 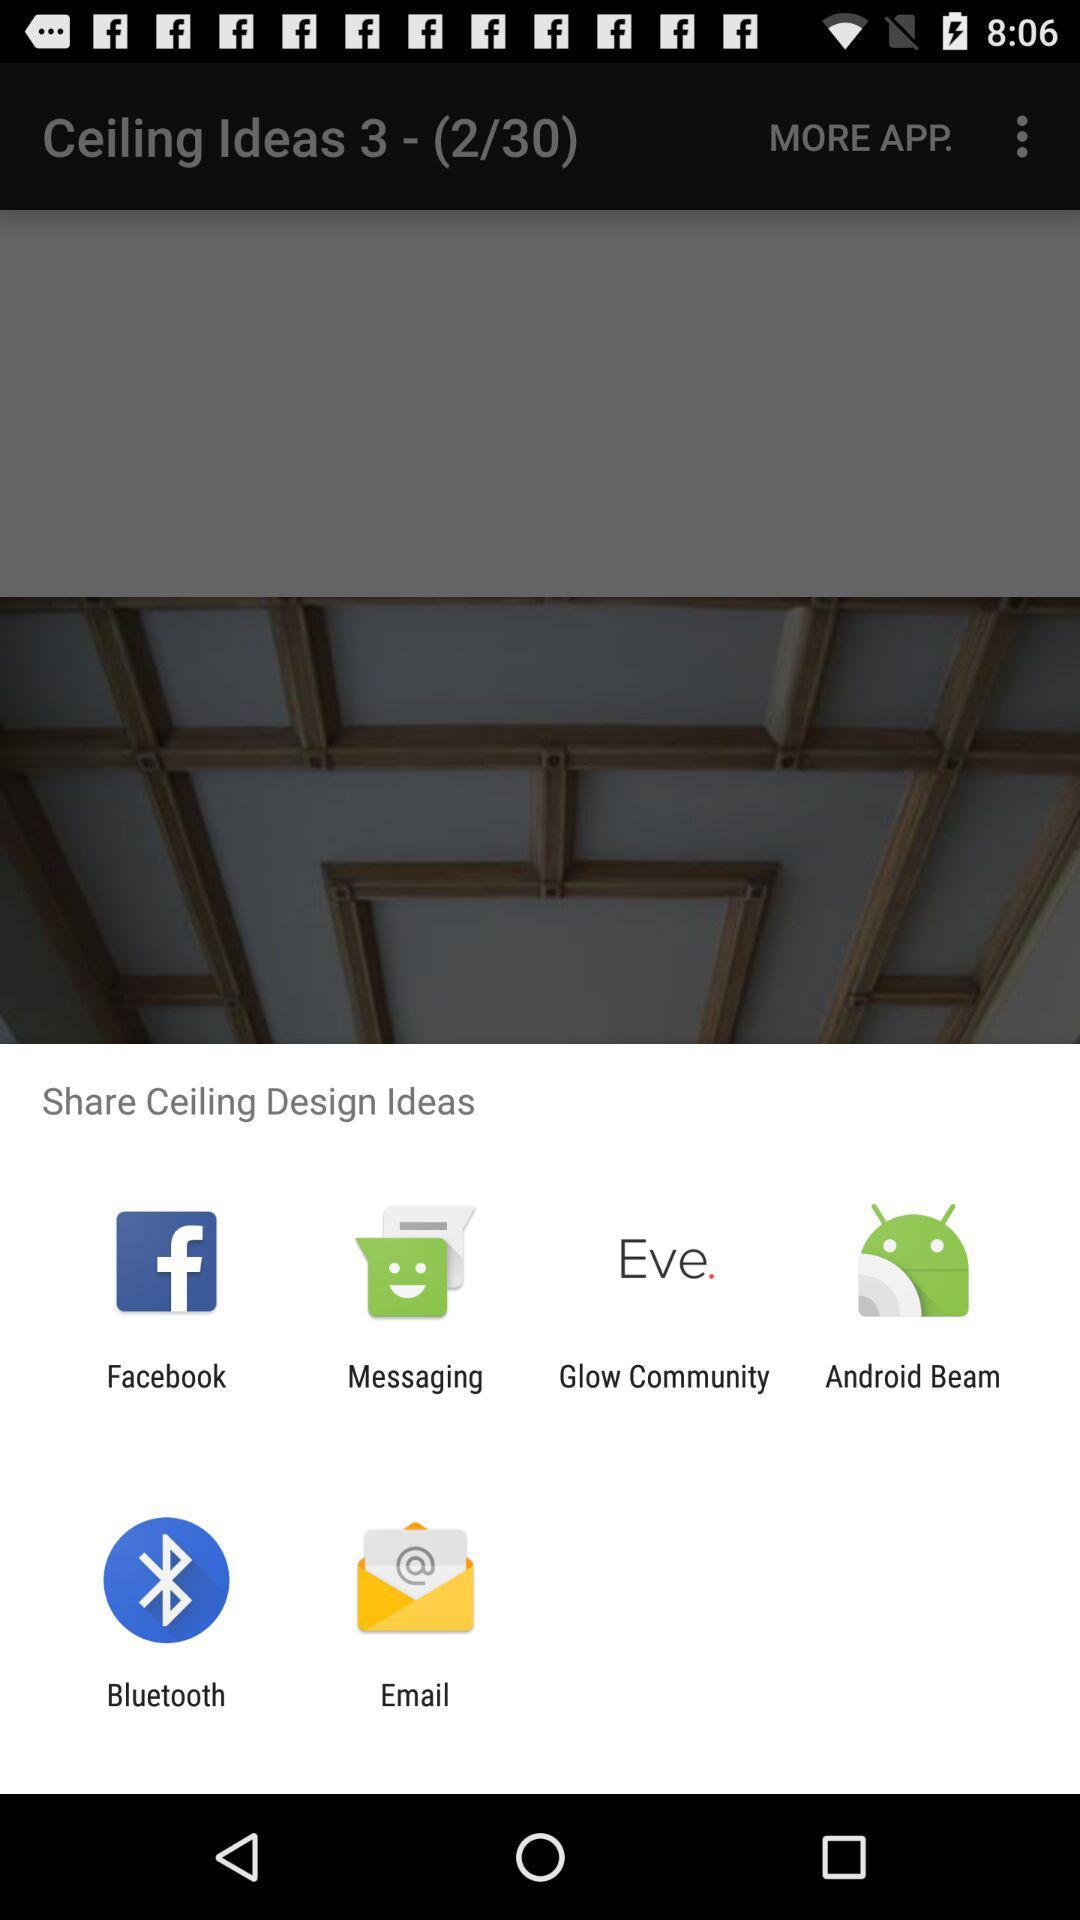 What do you see at coordinates (414, 1392) in the screenshot?
I see `item next to glow community item` at bounding box center [414, 1392].